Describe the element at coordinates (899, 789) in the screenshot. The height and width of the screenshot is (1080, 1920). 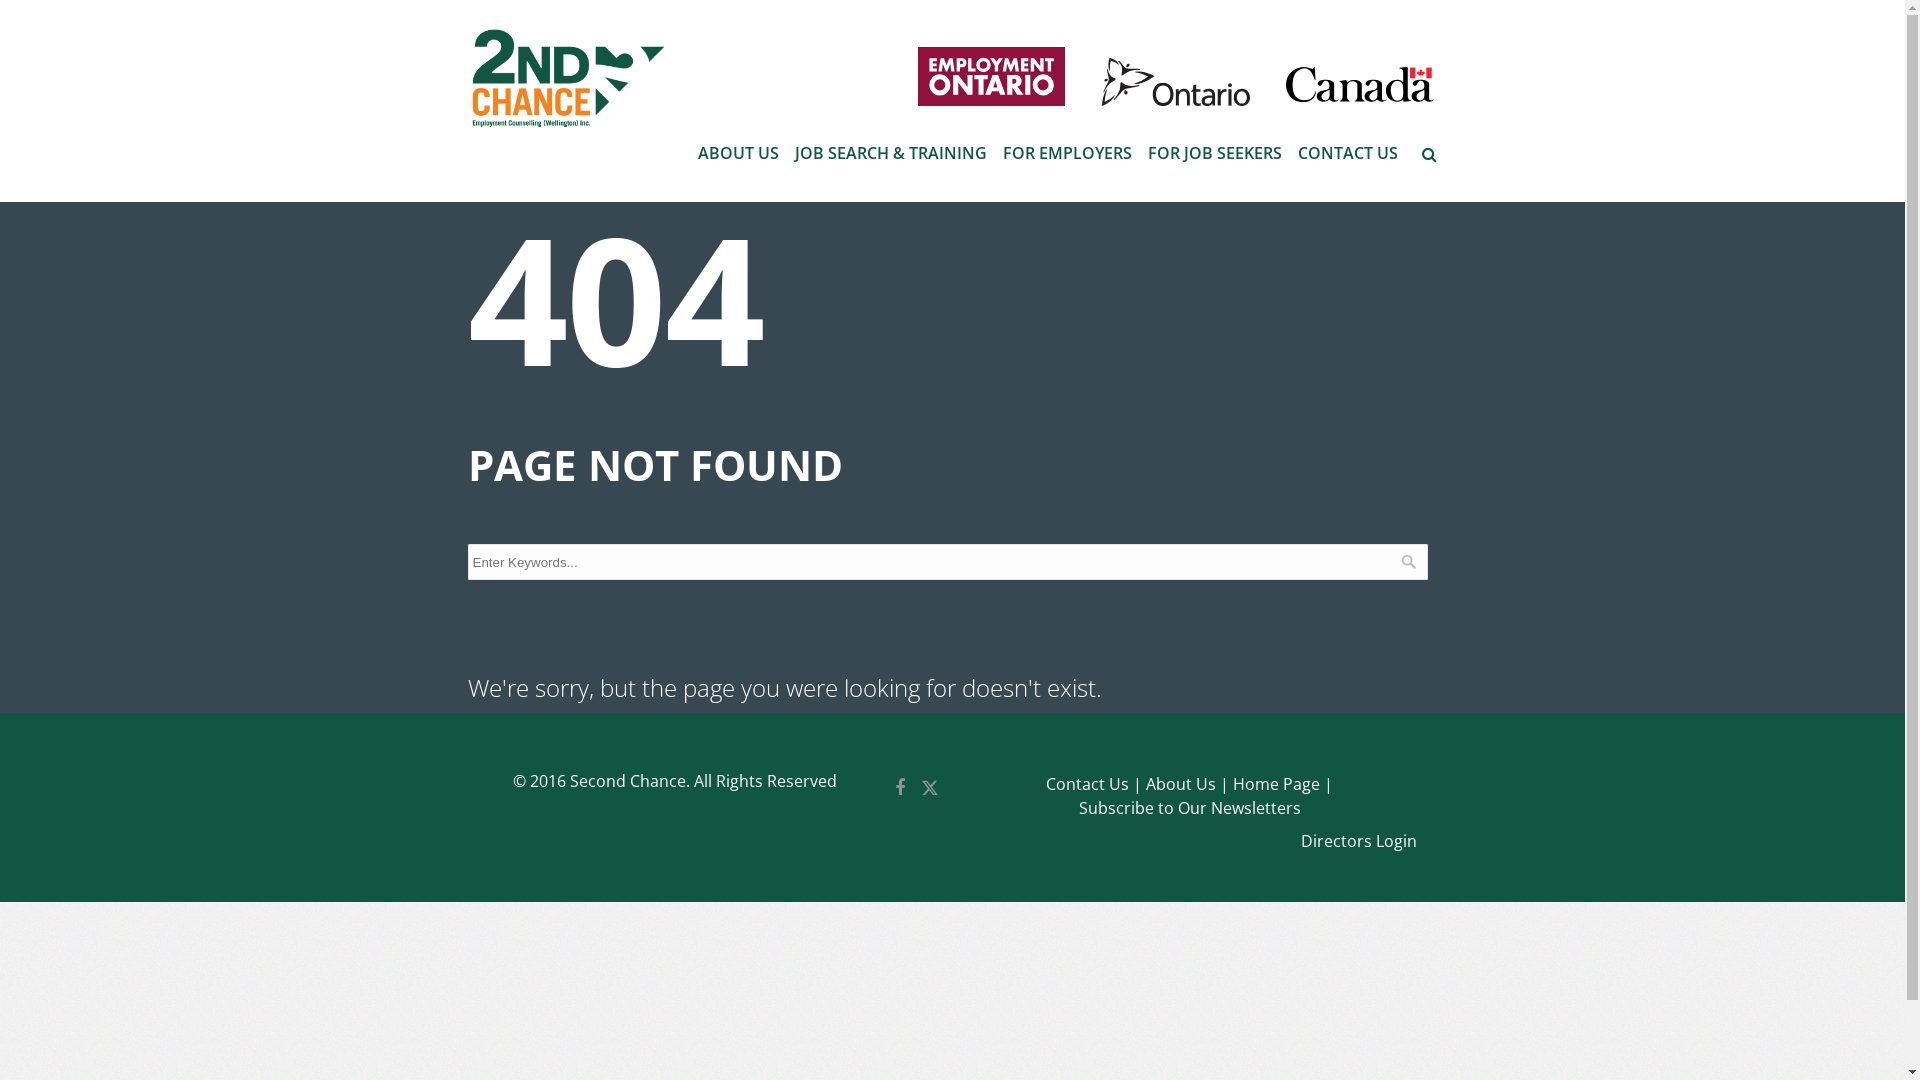
I see `'2nd Chance facebook'` at that location.